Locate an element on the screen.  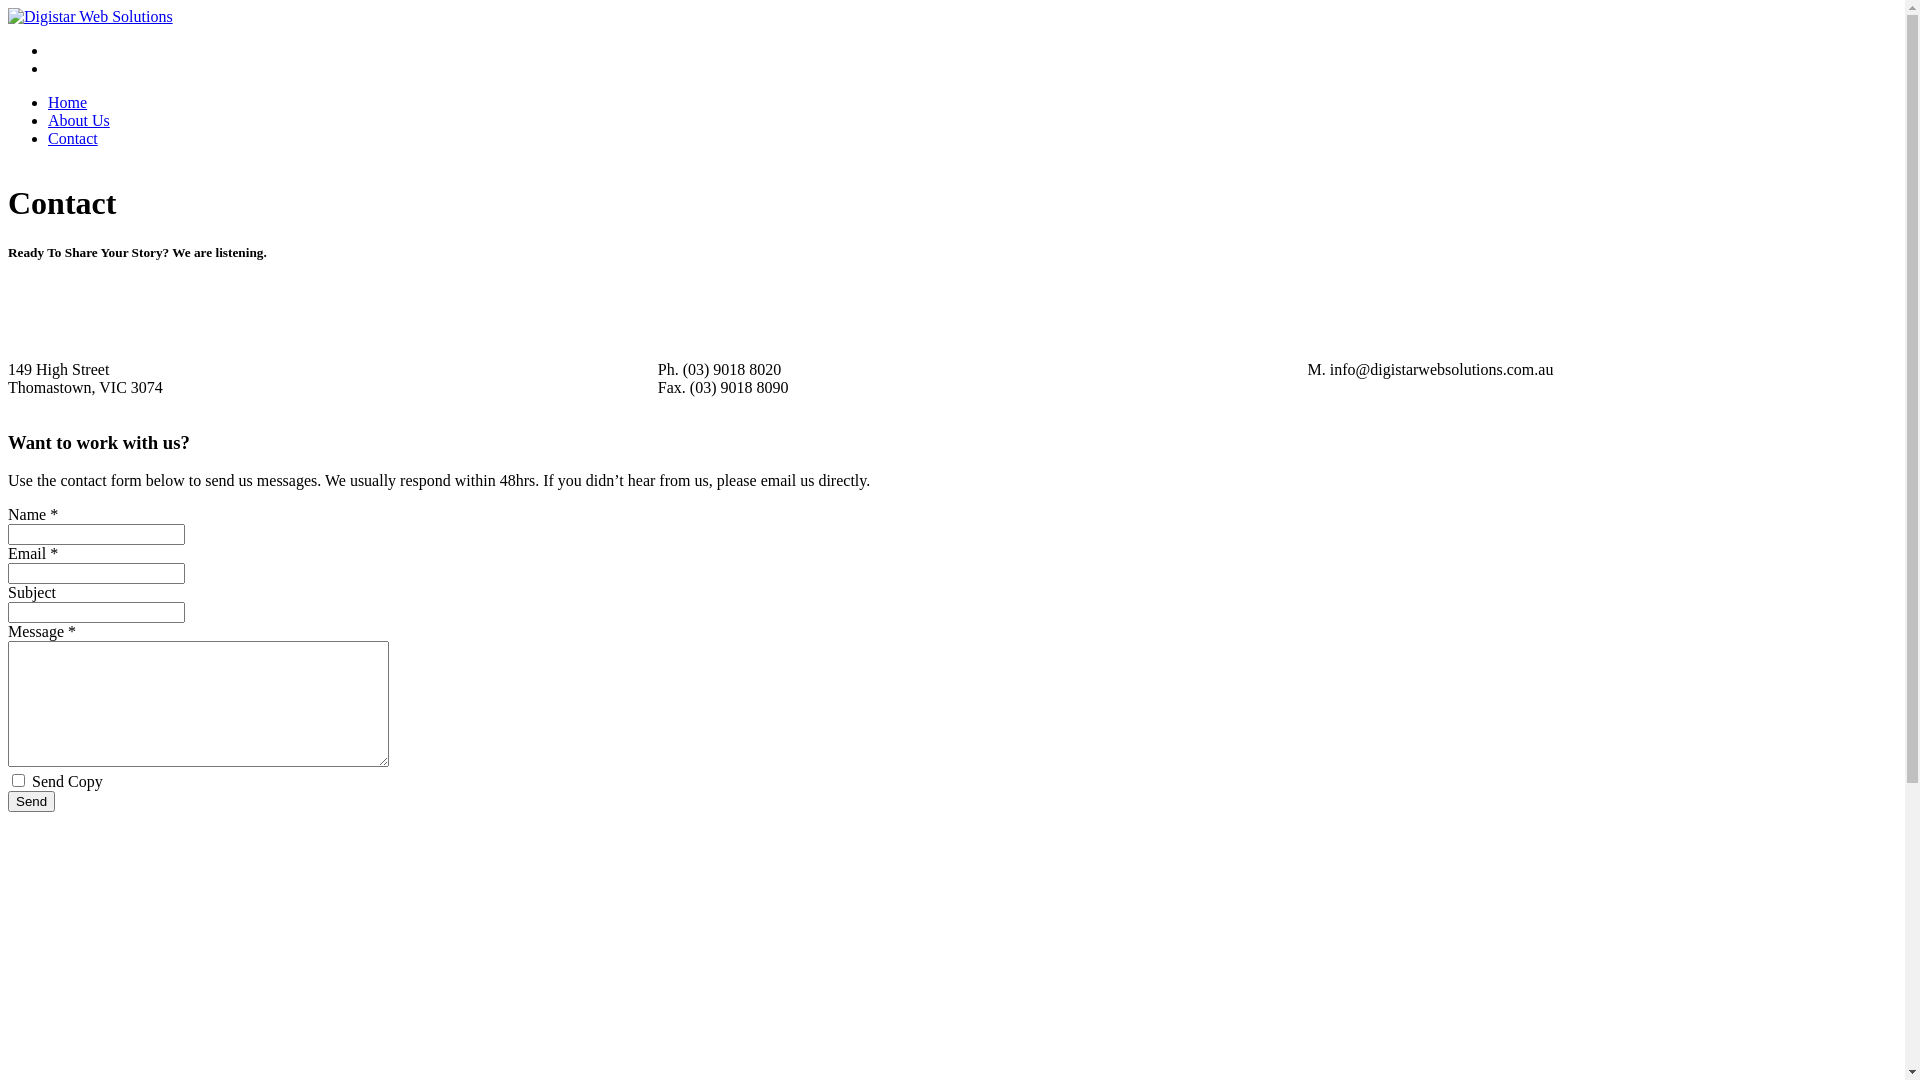
'Digistar Web Solutions' is located at coordinates (89, 16).